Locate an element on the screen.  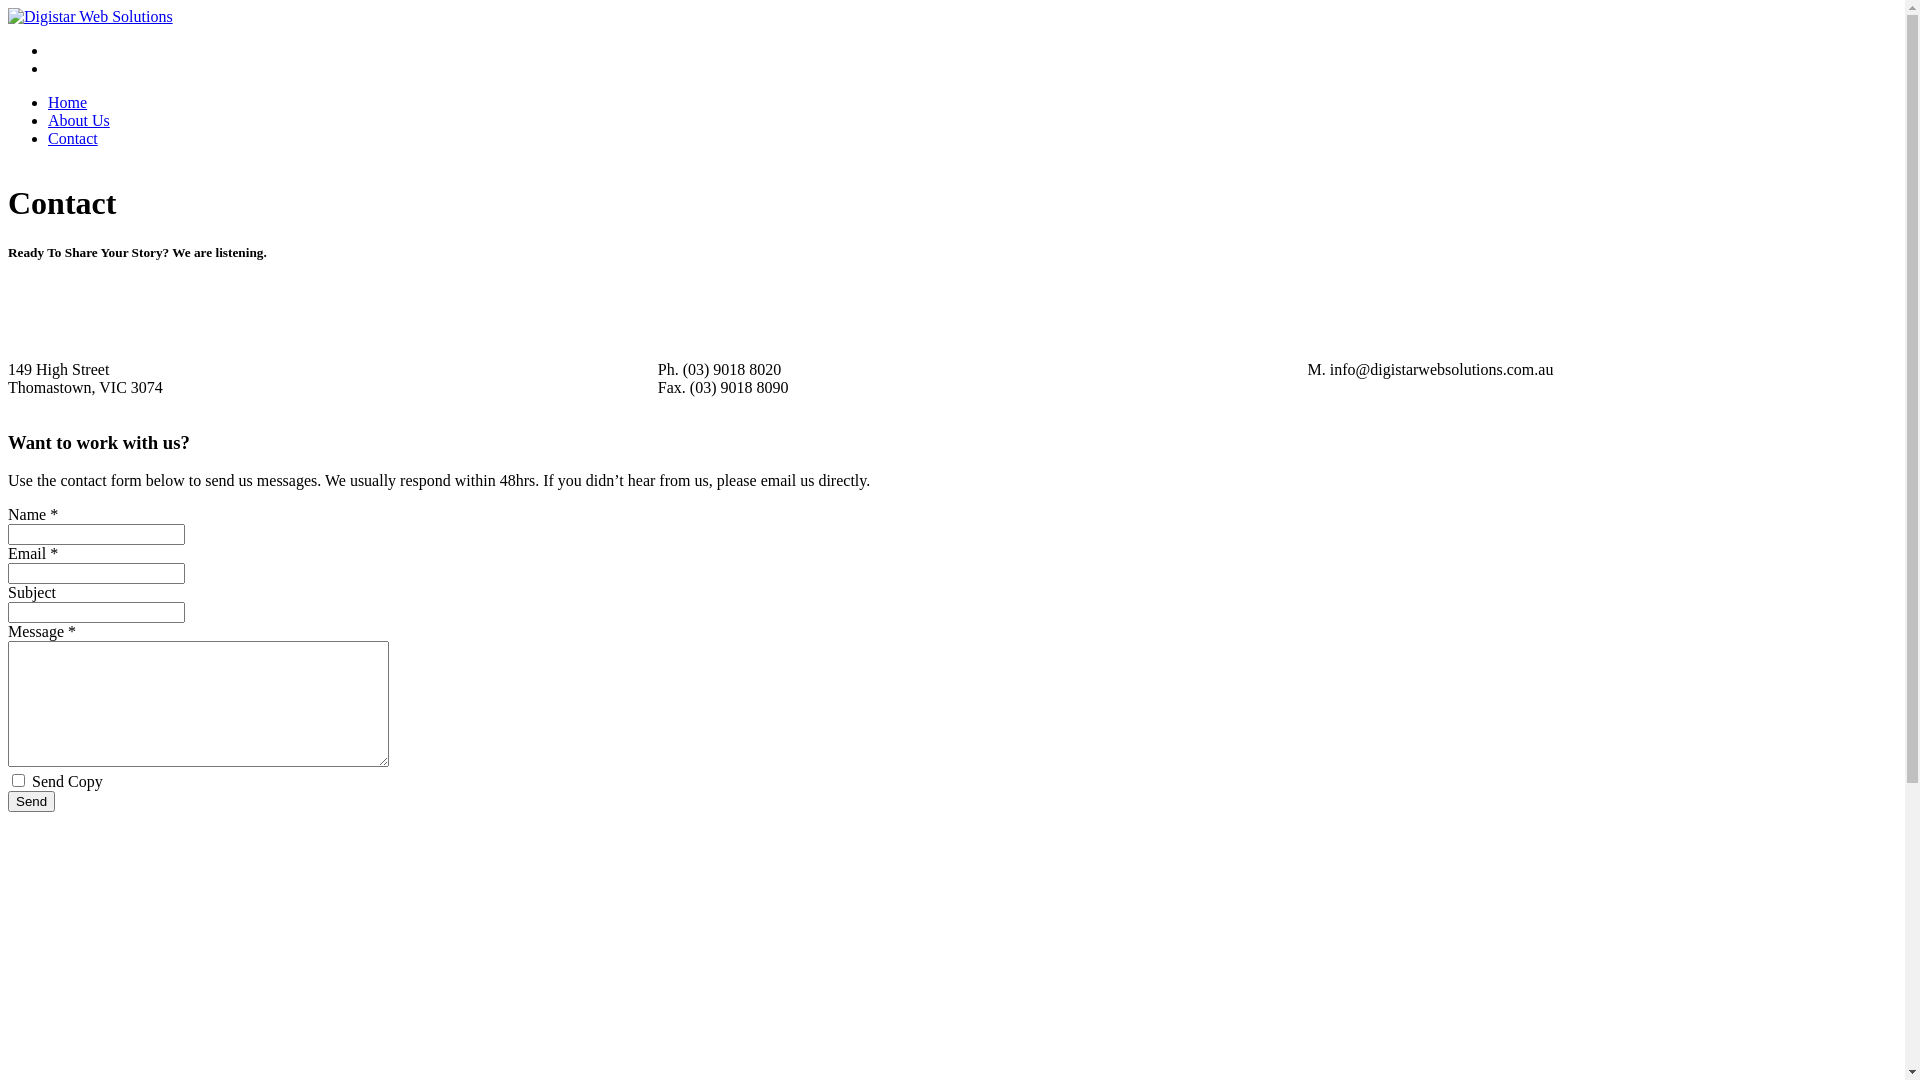
'Digistar Web Solutions' is located at coordinates (89, 16).